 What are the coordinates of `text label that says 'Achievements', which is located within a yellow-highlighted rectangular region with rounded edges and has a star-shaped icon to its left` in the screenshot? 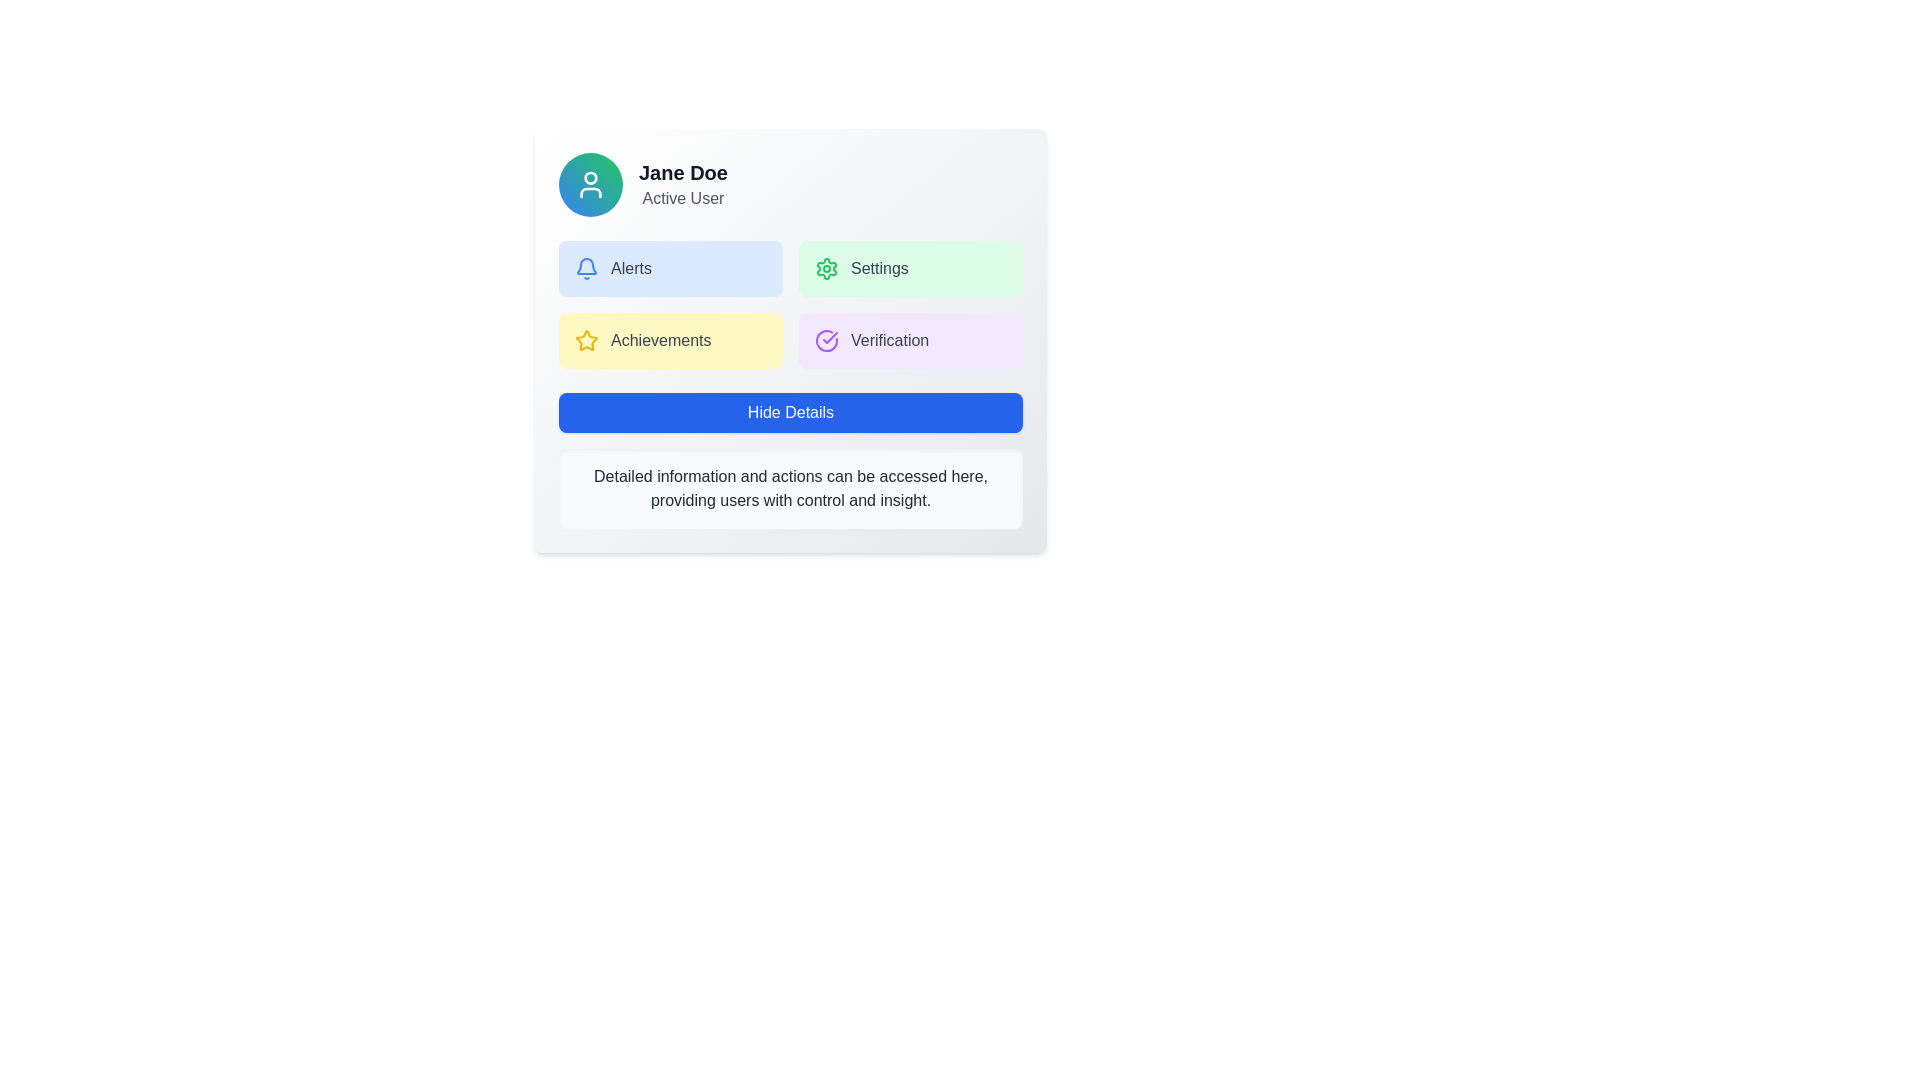 It's located at (661, 339).